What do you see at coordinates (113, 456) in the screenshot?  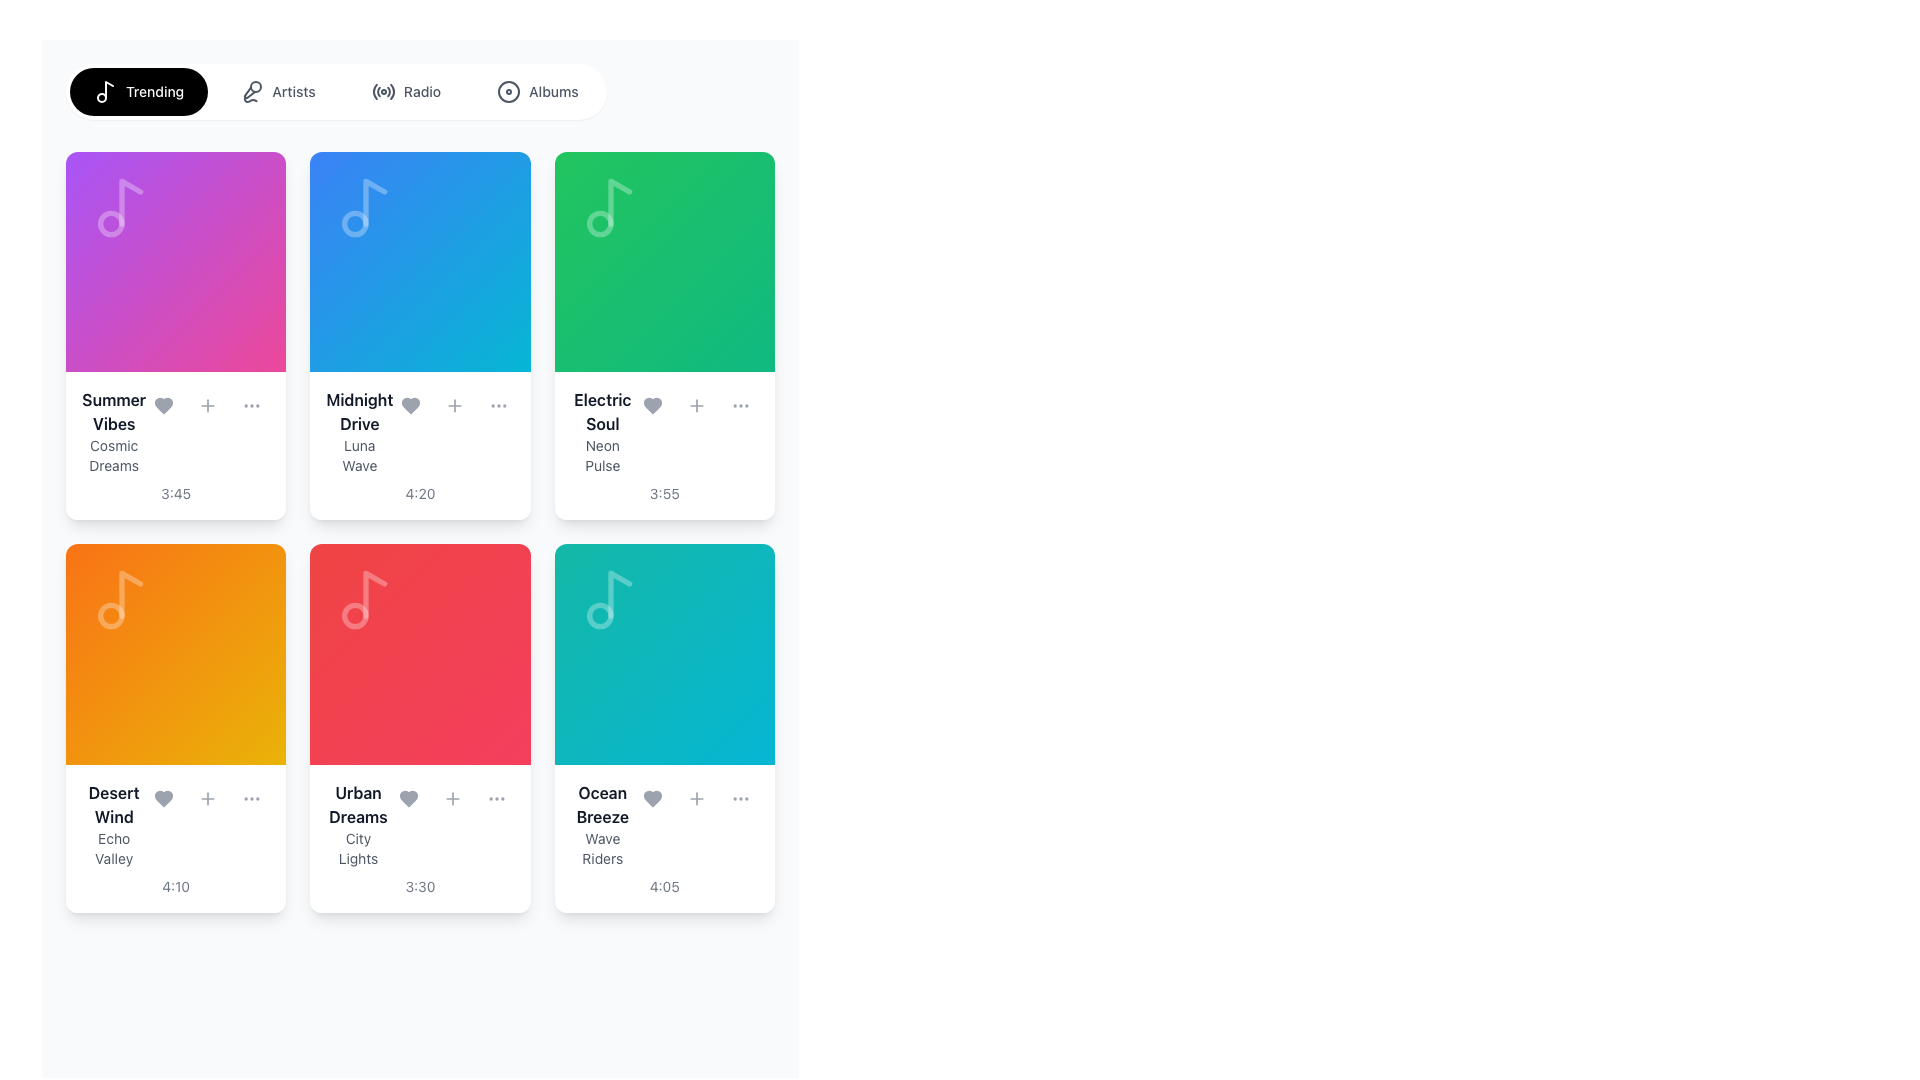 I see `text label displaying 'Cosmic Dreams', which is styled in gray and positioned below 'Summer Vibes' in the top-left card of the grid layout` at bounding box center [113, 456].